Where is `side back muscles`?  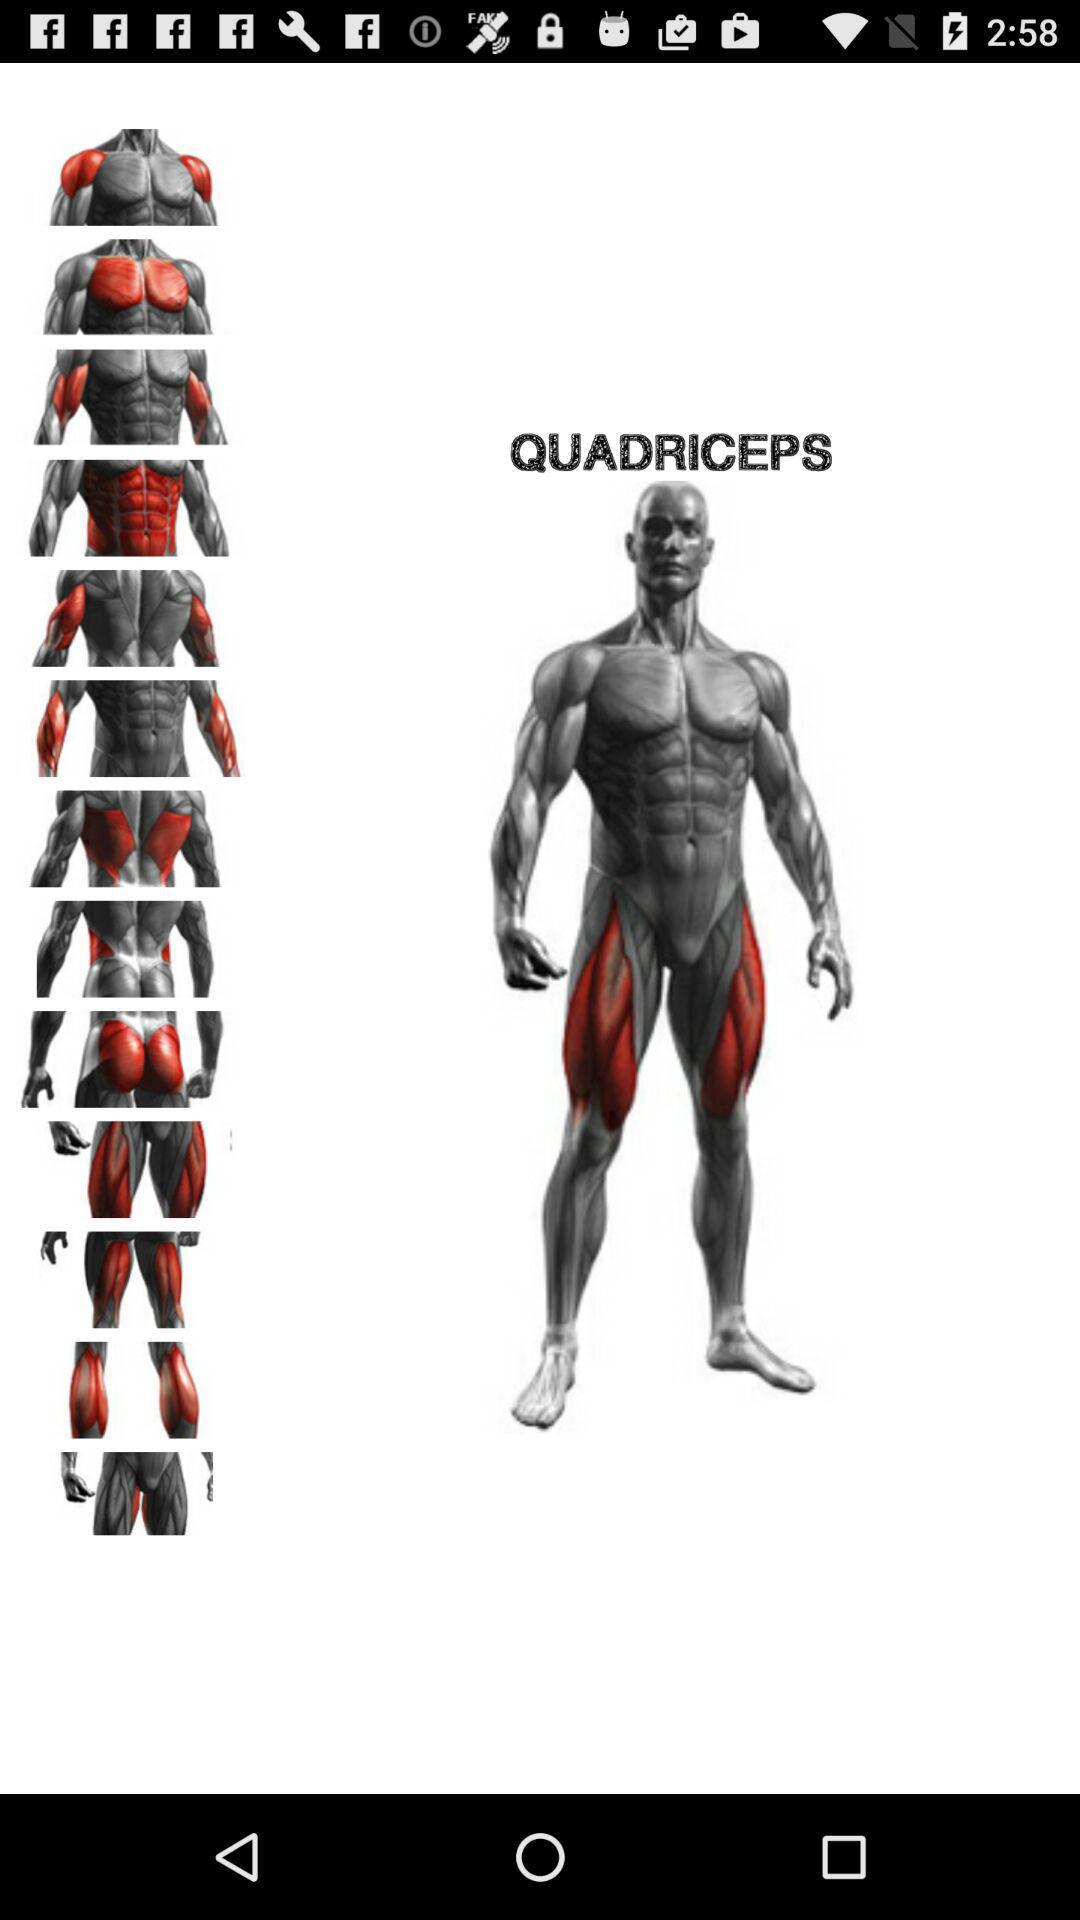
side back muscles is located at coordinates (131, 832).